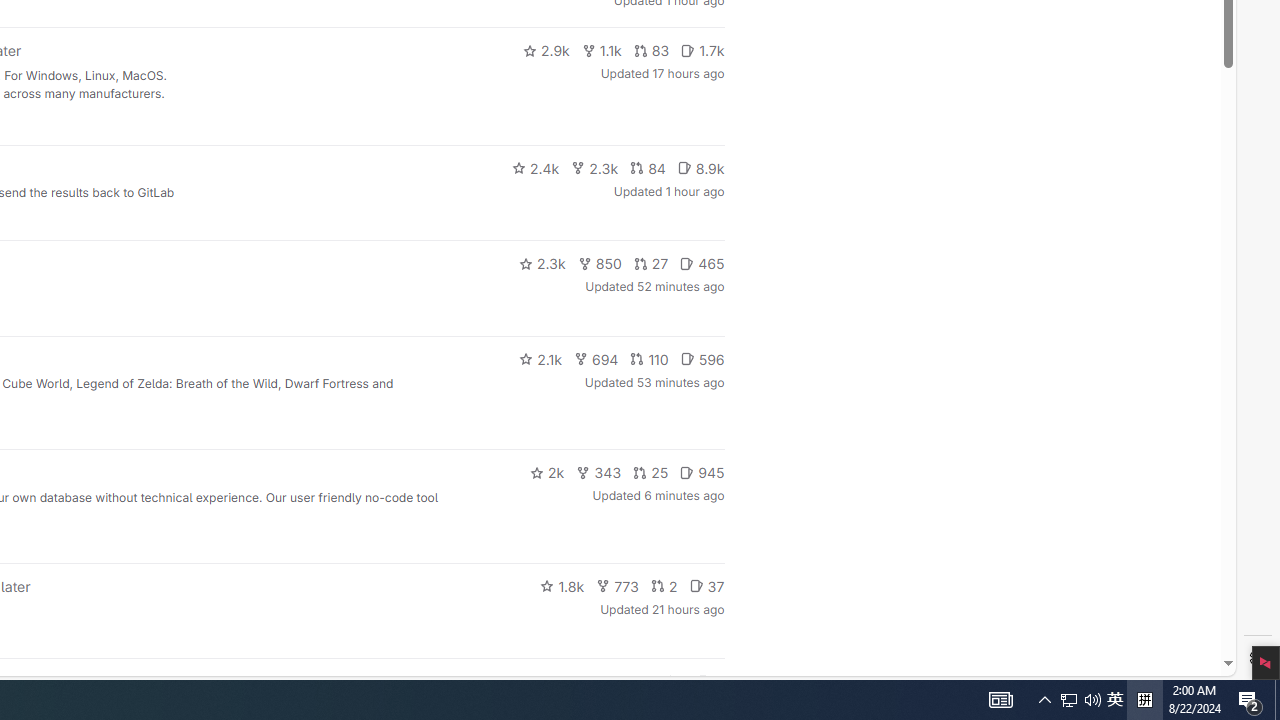 The height and width of the screenshot is (720, 1280). What do you see at coordinates (546, 473) in the screenshot?
I see `'2k'` at bounding box center [546, 473].